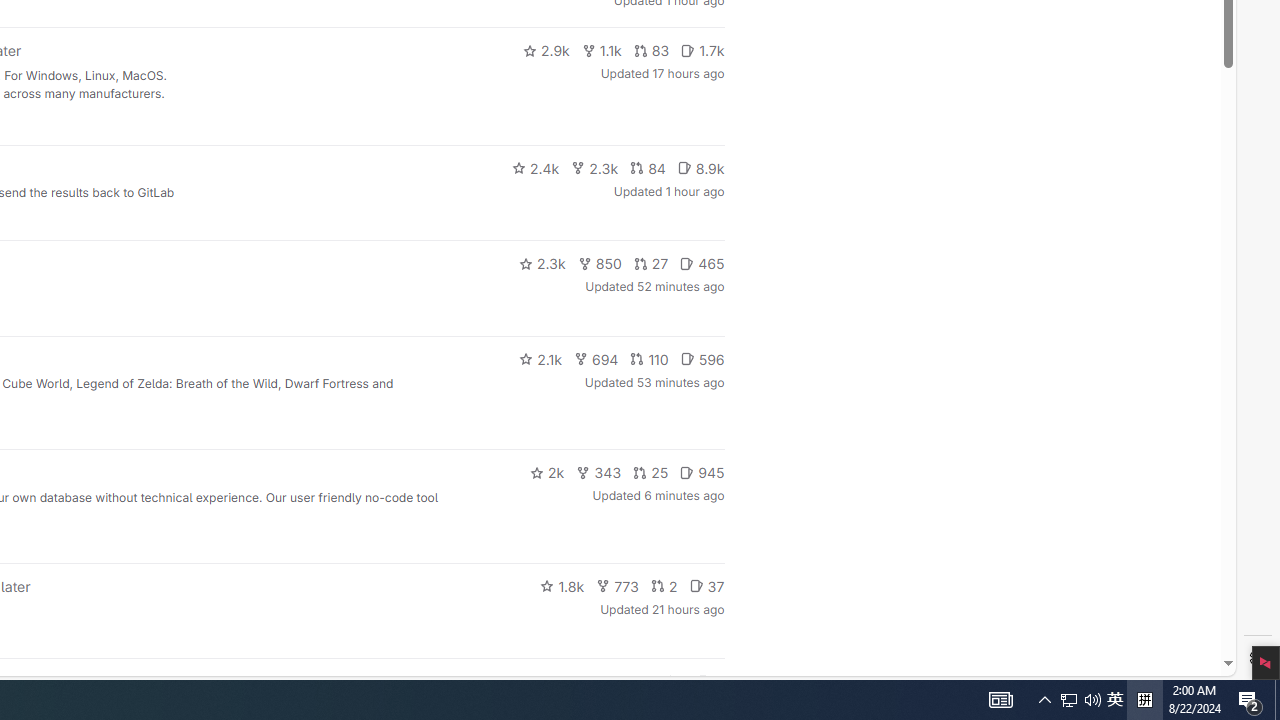 The height and width of the screenshot is (720, 1280). What do you see at coordinates (546, 473) in the screenshot?
I see `'2k'` at bounding box center [546, 473].